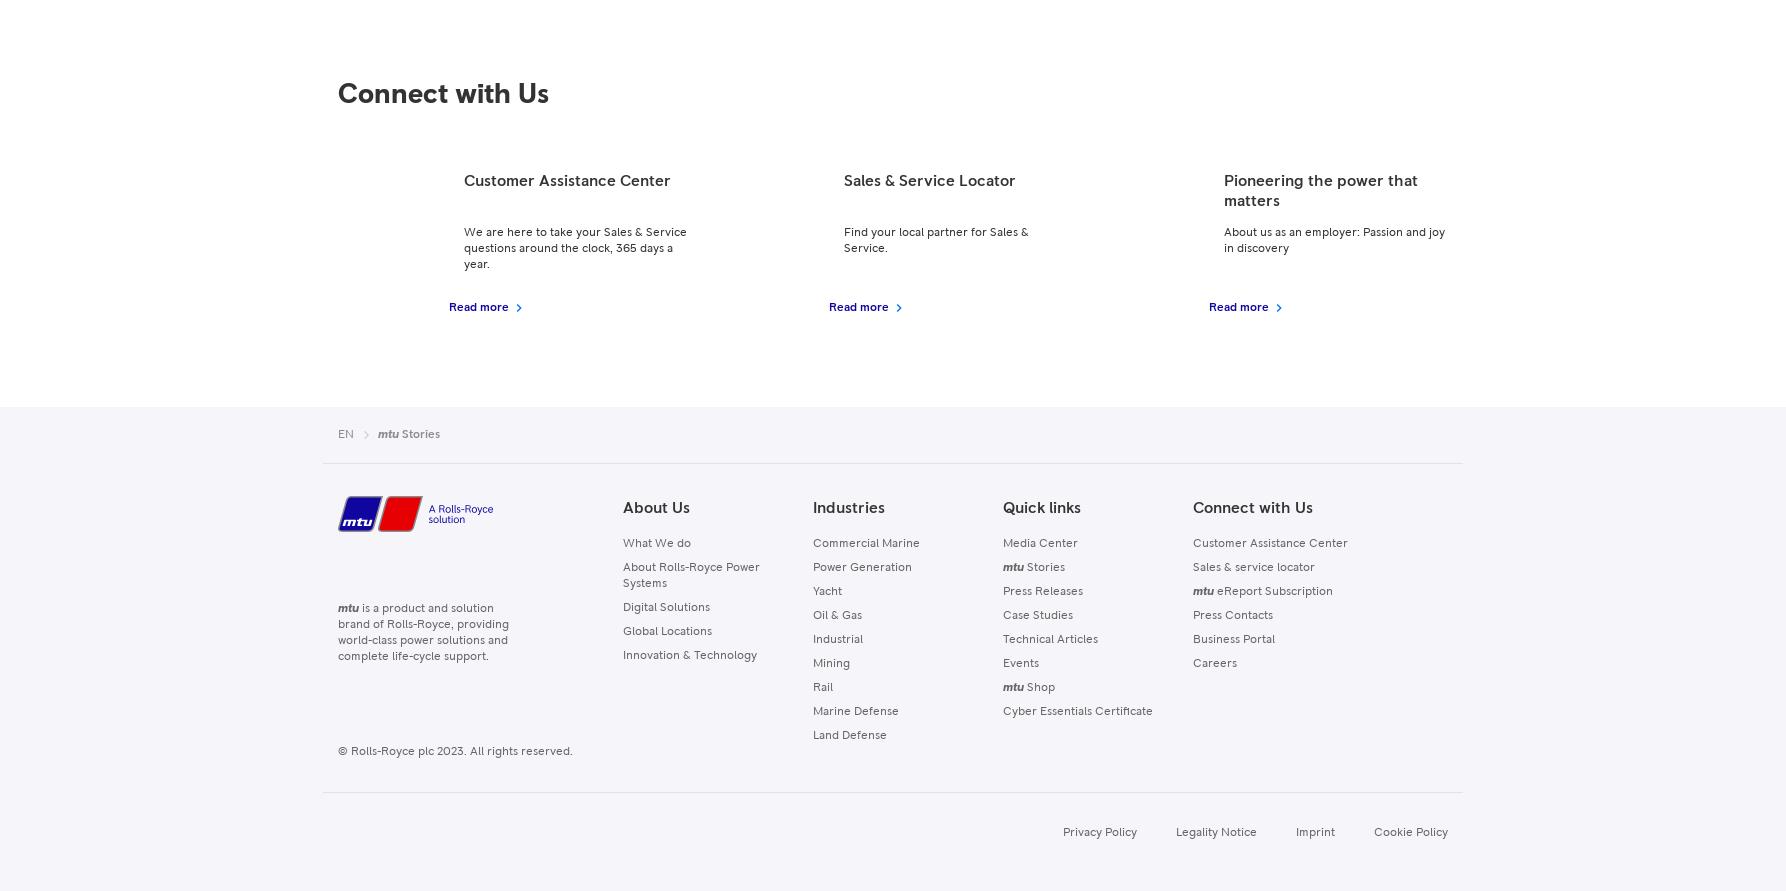 Image resolution: width=1786 pixels, height=891 pixels. Describe the element at coordinates (690, 576) in the screenshot. I see `'About Rolls-Royce Power Systems'` at that location.